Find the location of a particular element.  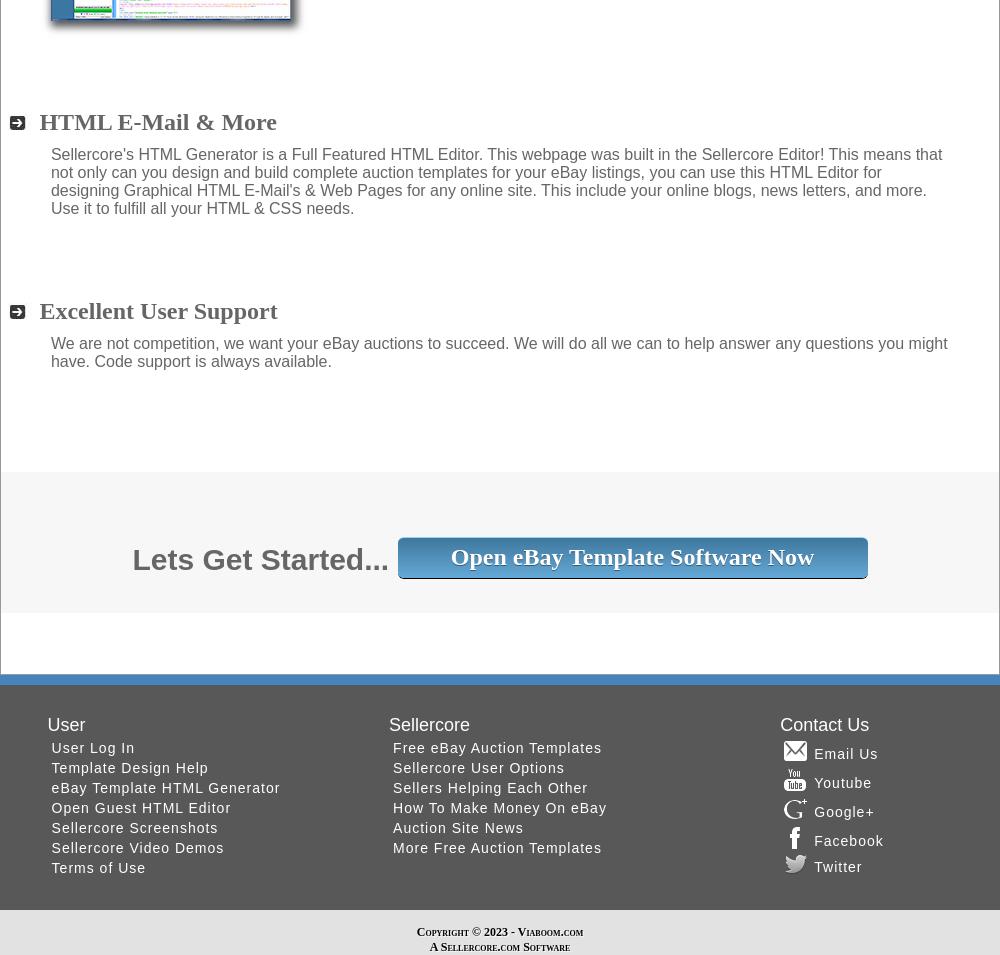

'We are not competition, we want your eBay auctions to succeed. We will do all we can to help answer any questions you might have. Code support is always available.' is located at coordinates (50, 350).